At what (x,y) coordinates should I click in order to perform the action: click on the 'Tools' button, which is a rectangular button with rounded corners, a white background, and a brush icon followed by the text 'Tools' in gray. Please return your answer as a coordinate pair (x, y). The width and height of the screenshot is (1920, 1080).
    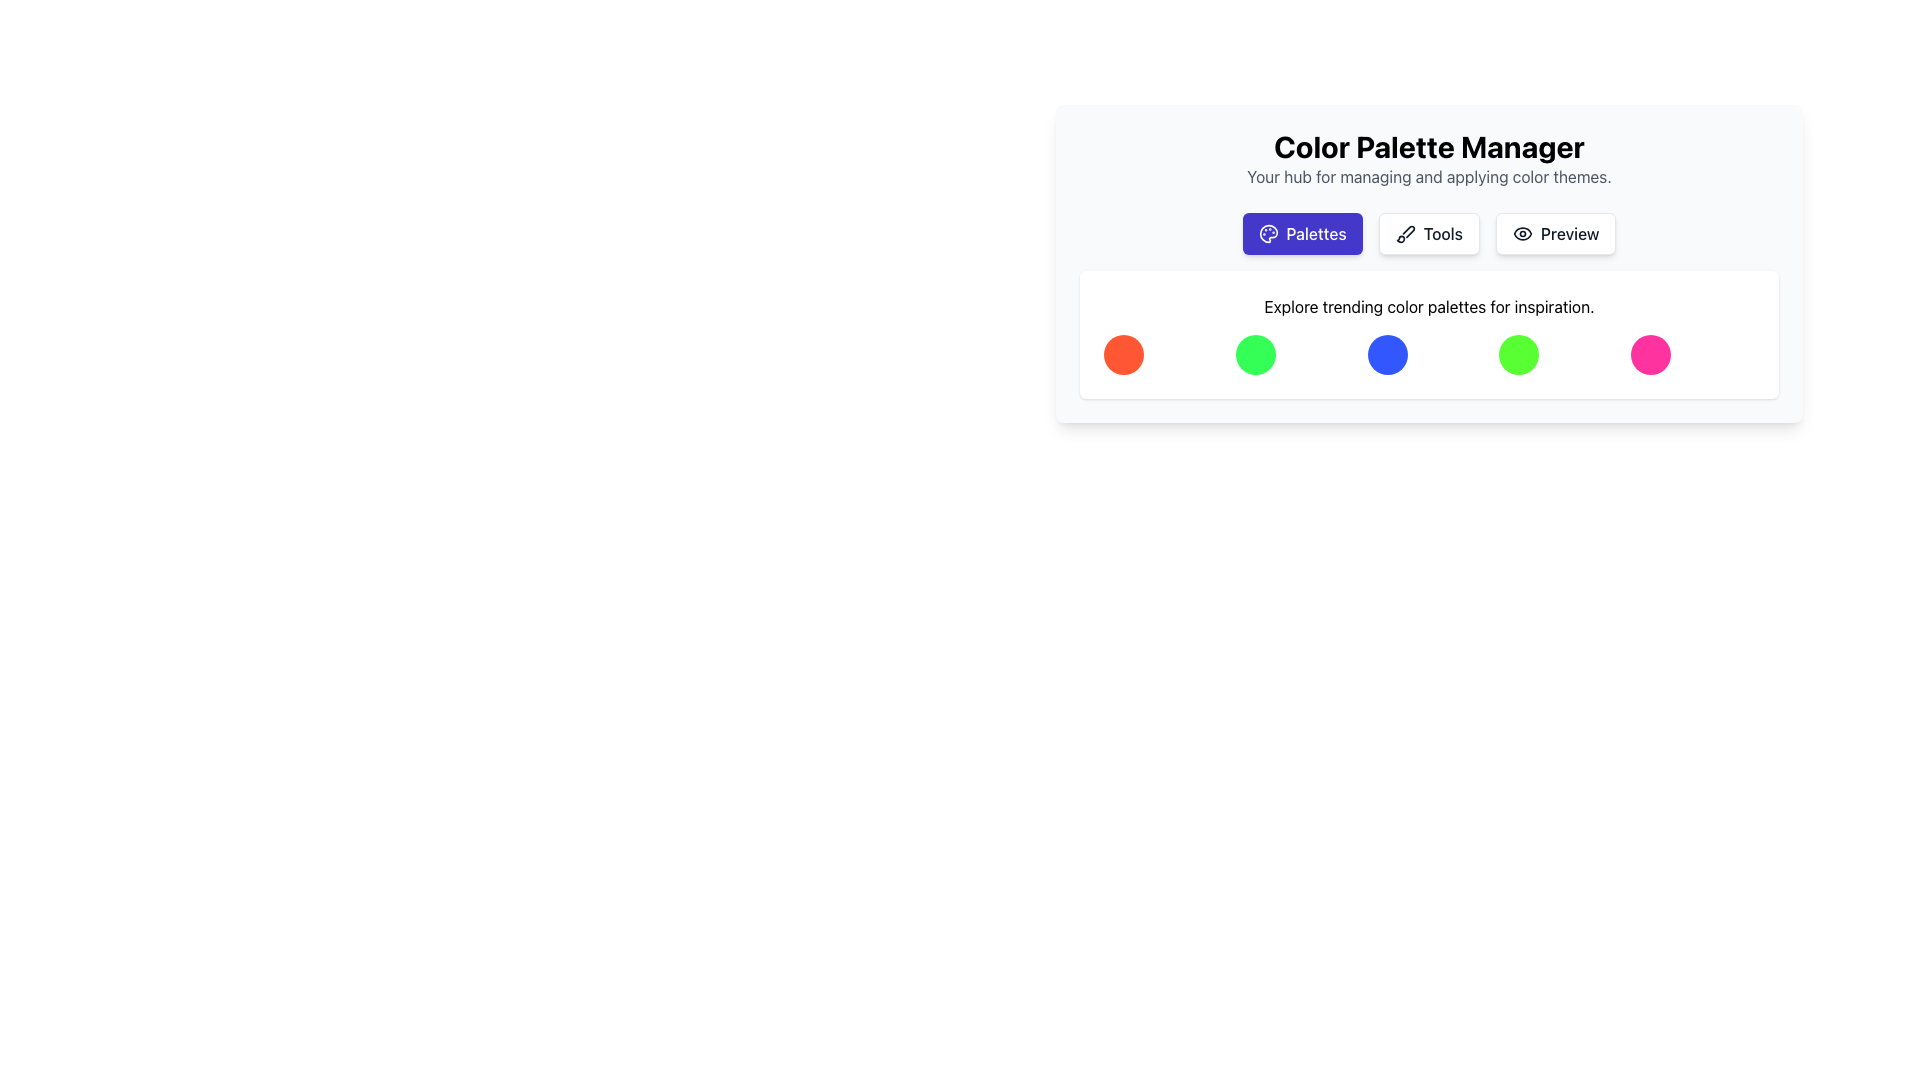
    Looking at the image, I should click on (1428, 233).